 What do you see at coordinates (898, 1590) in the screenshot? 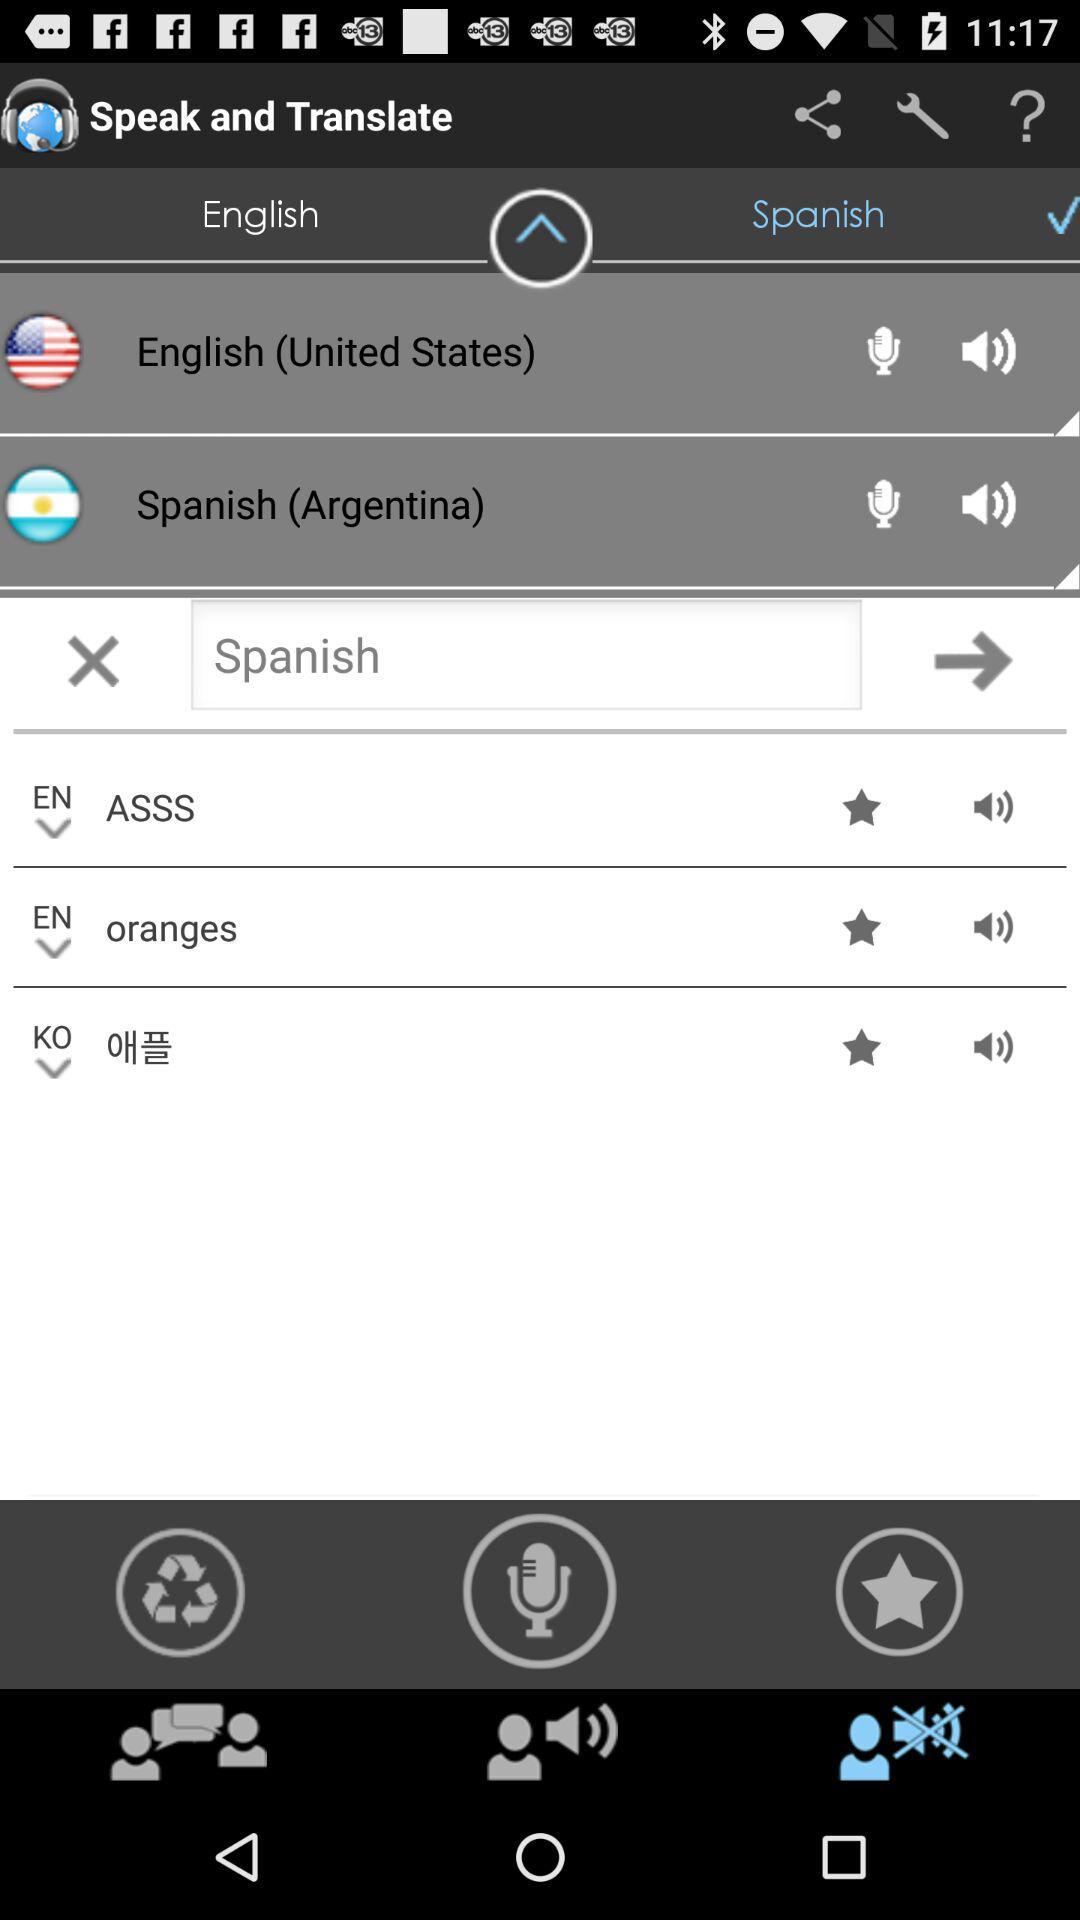
I see `translation button` at bounding box center [898, 1590].